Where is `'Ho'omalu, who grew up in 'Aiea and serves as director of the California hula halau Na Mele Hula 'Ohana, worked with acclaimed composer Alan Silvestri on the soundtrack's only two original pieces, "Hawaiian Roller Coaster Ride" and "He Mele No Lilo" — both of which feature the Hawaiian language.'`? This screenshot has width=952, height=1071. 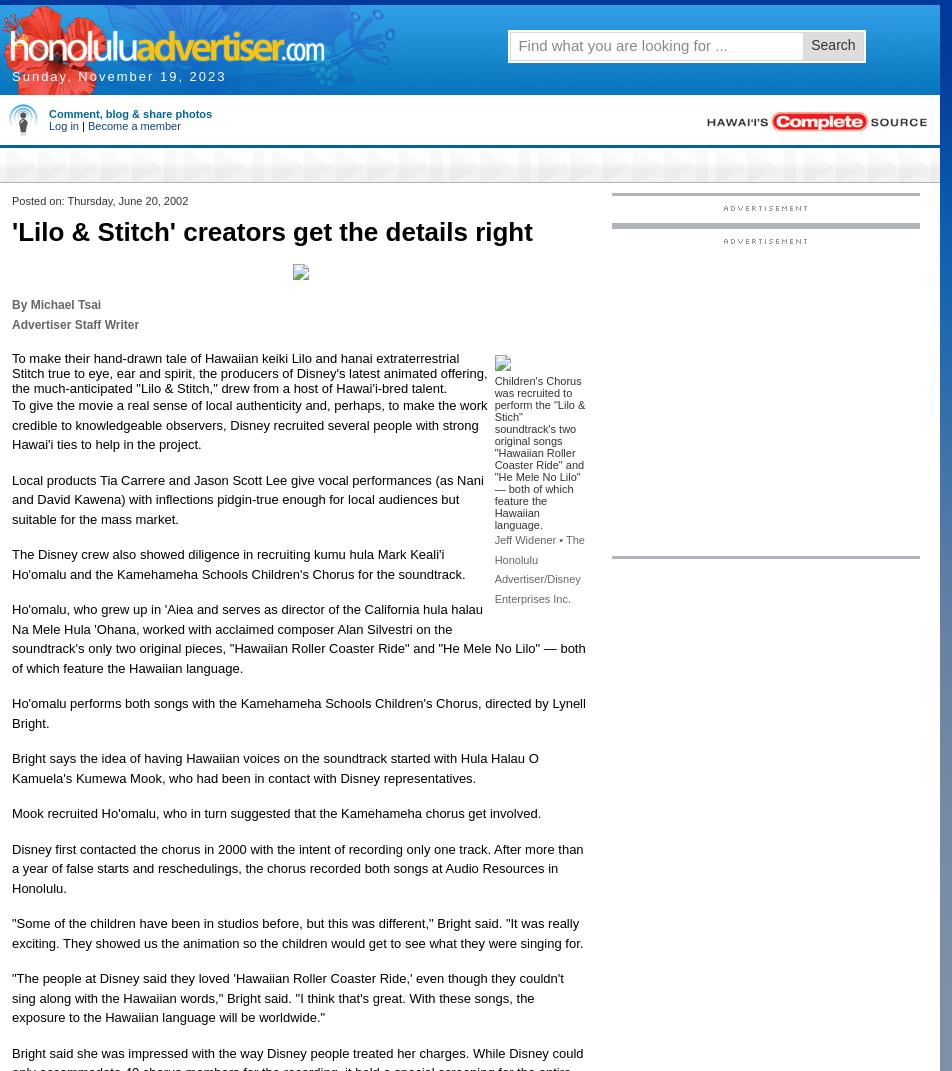
'Ho'omalu, who grew up in 'Aiea and serves as director of the California hula halau Na Mele Hula 'Ohana, worked with acclaimed composer Alan Silvestri on the soundtrack's only two original pieces, "Hawaiian Roller Coaster Ride" and "He Mele No Lilo" — both of which feature the Hawaiian language.' is located at coordinates (298, 637).